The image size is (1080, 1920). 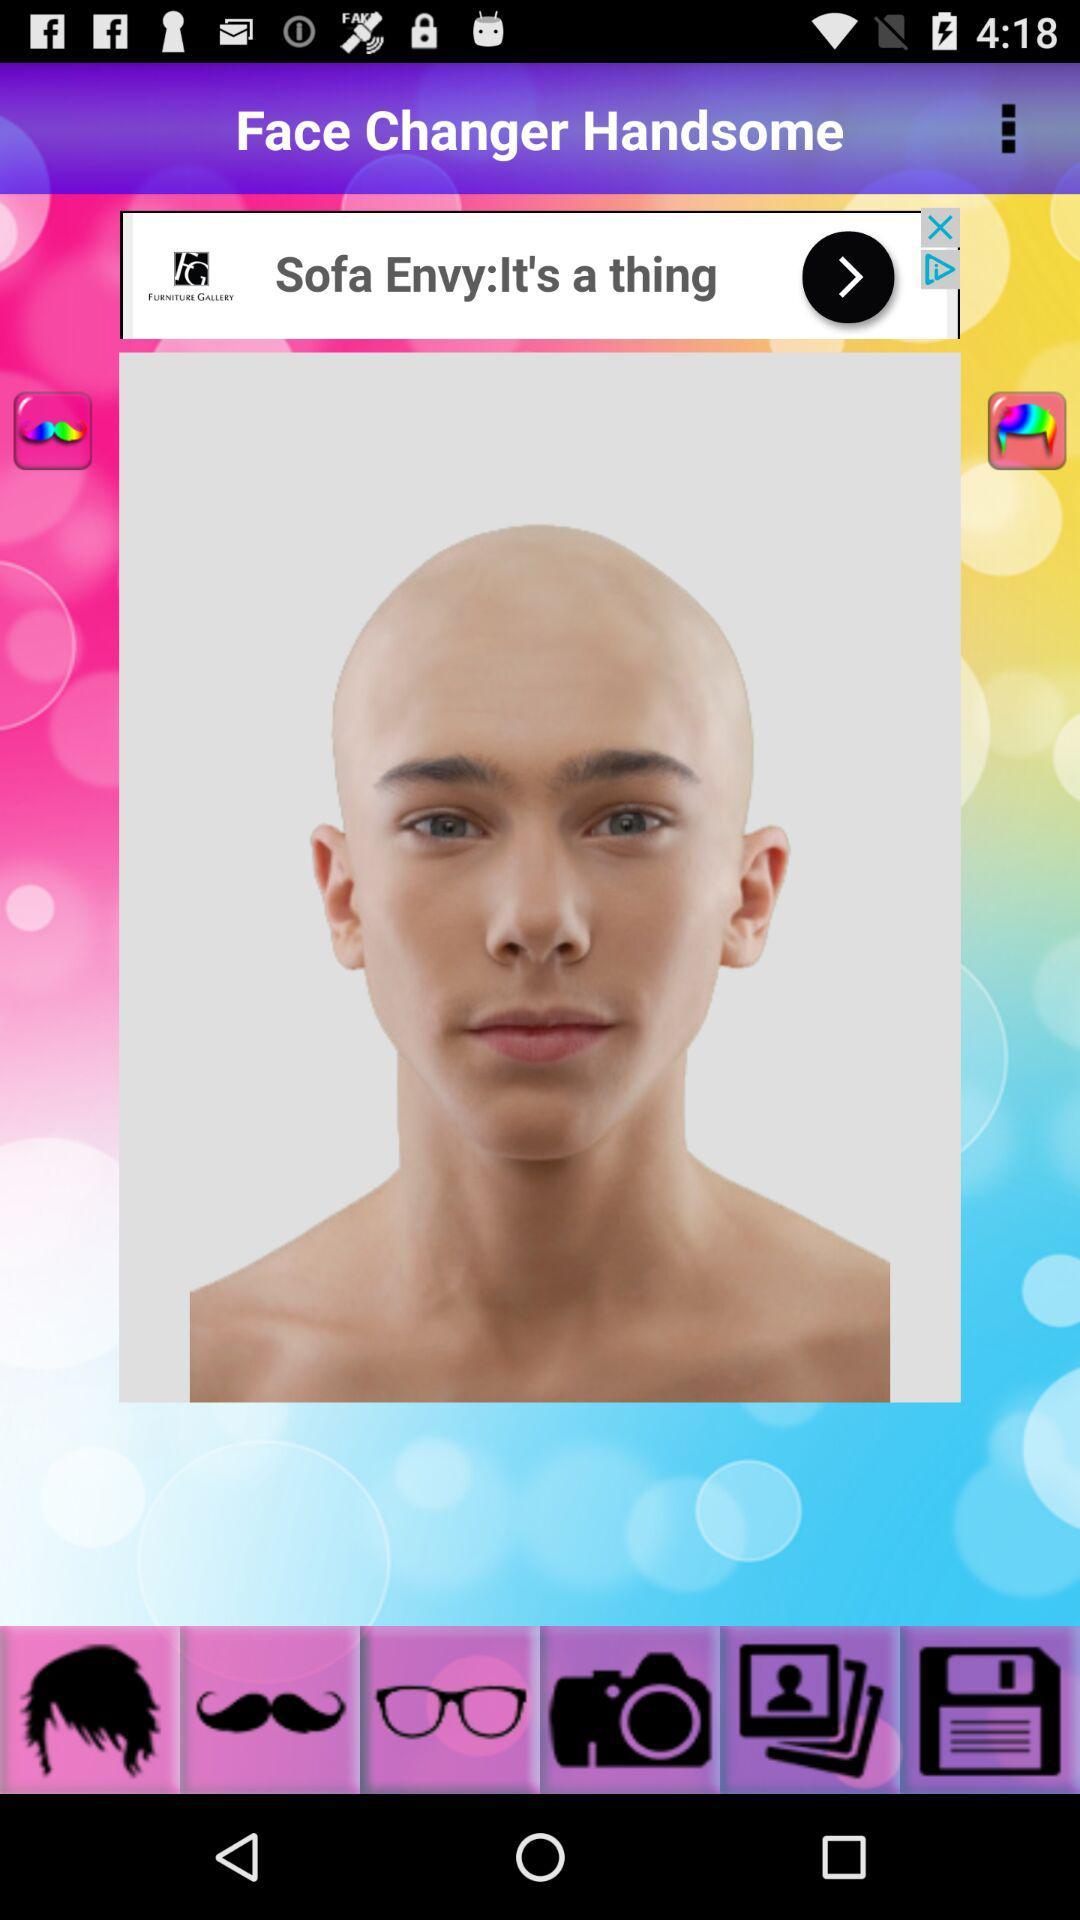 I want to click on click save button, so click(x=990, y=1708).